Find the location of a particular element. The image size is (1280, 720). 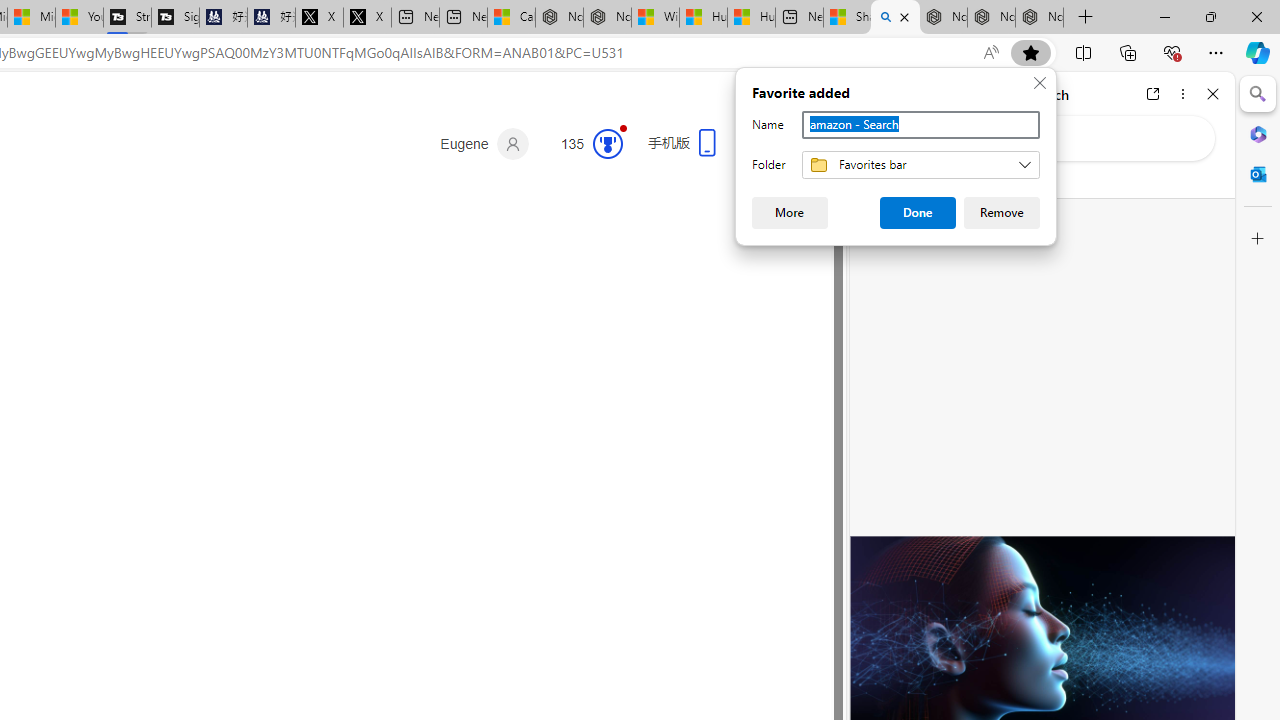

'Microsoft Rewards 132' is located at coordinates (583, 143).